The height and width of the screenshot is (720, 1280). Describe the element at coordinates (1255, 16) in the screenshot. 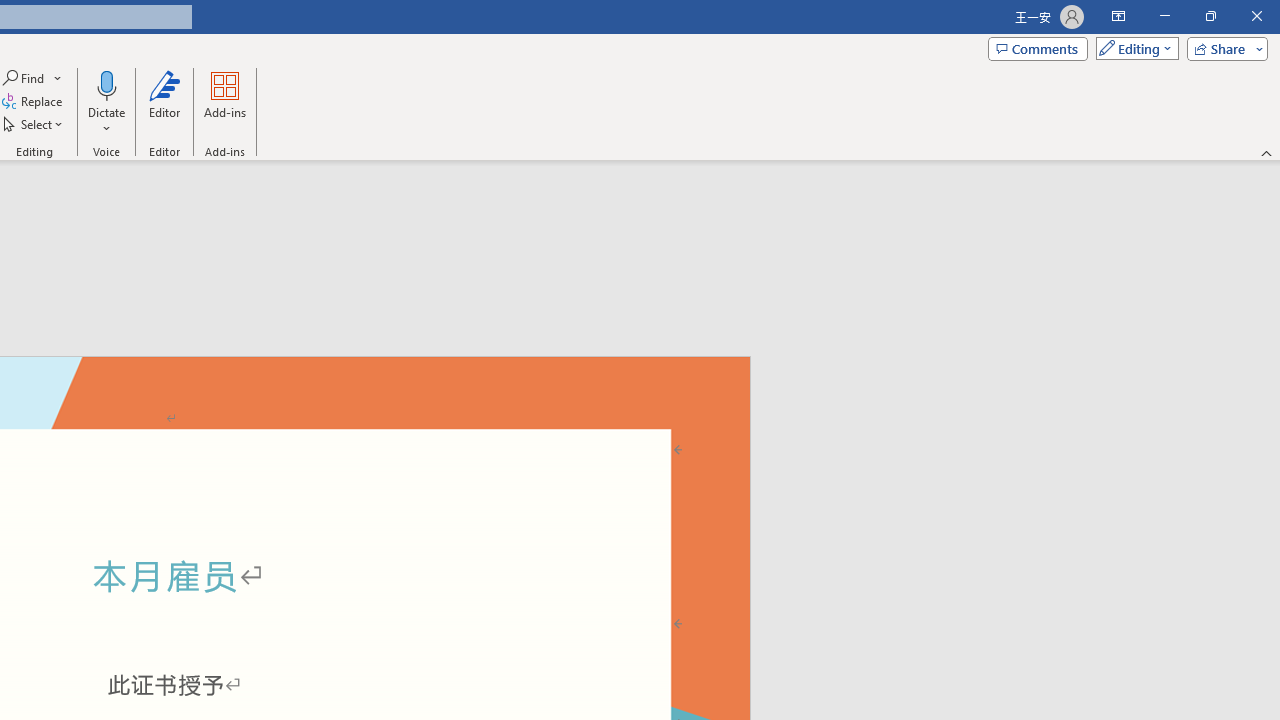

I see `'Close'` at that location.